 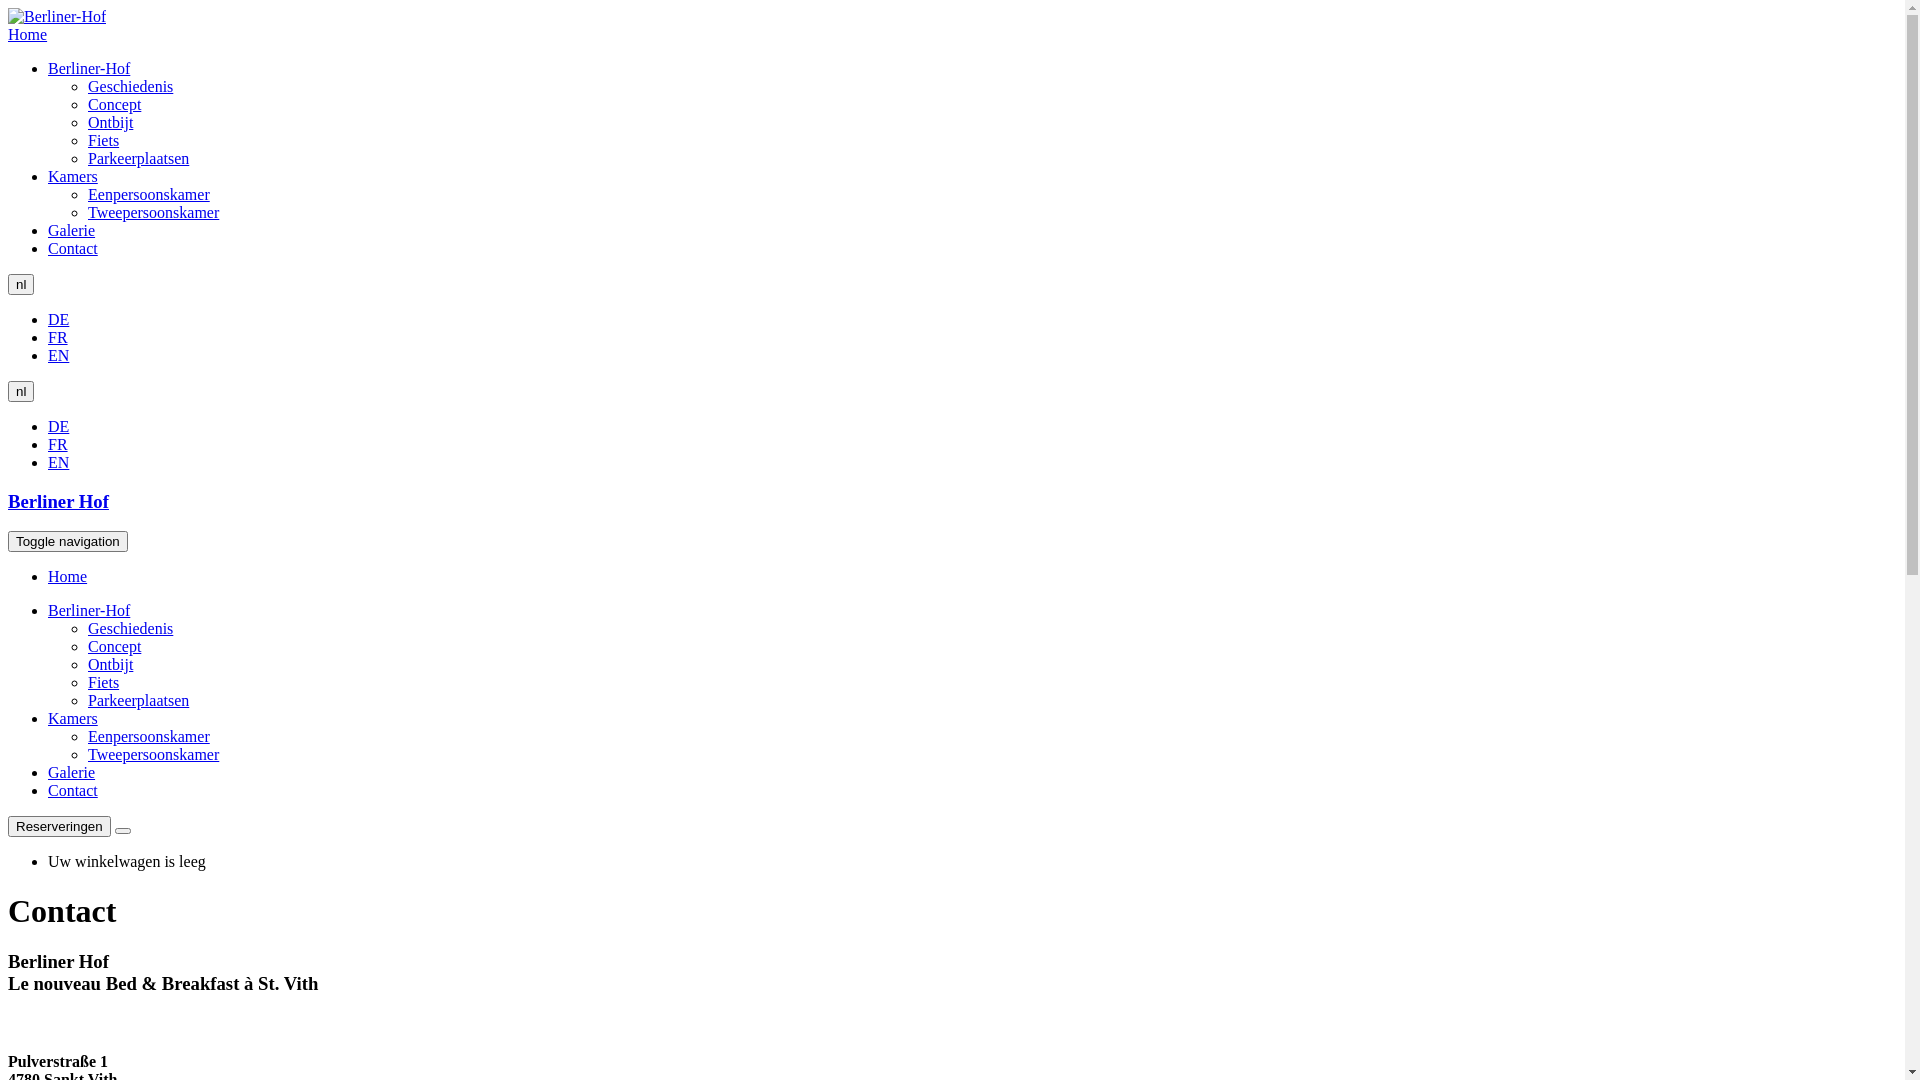 I want to click on 'Tweepersoonskamer', so click(x=152, y=212).